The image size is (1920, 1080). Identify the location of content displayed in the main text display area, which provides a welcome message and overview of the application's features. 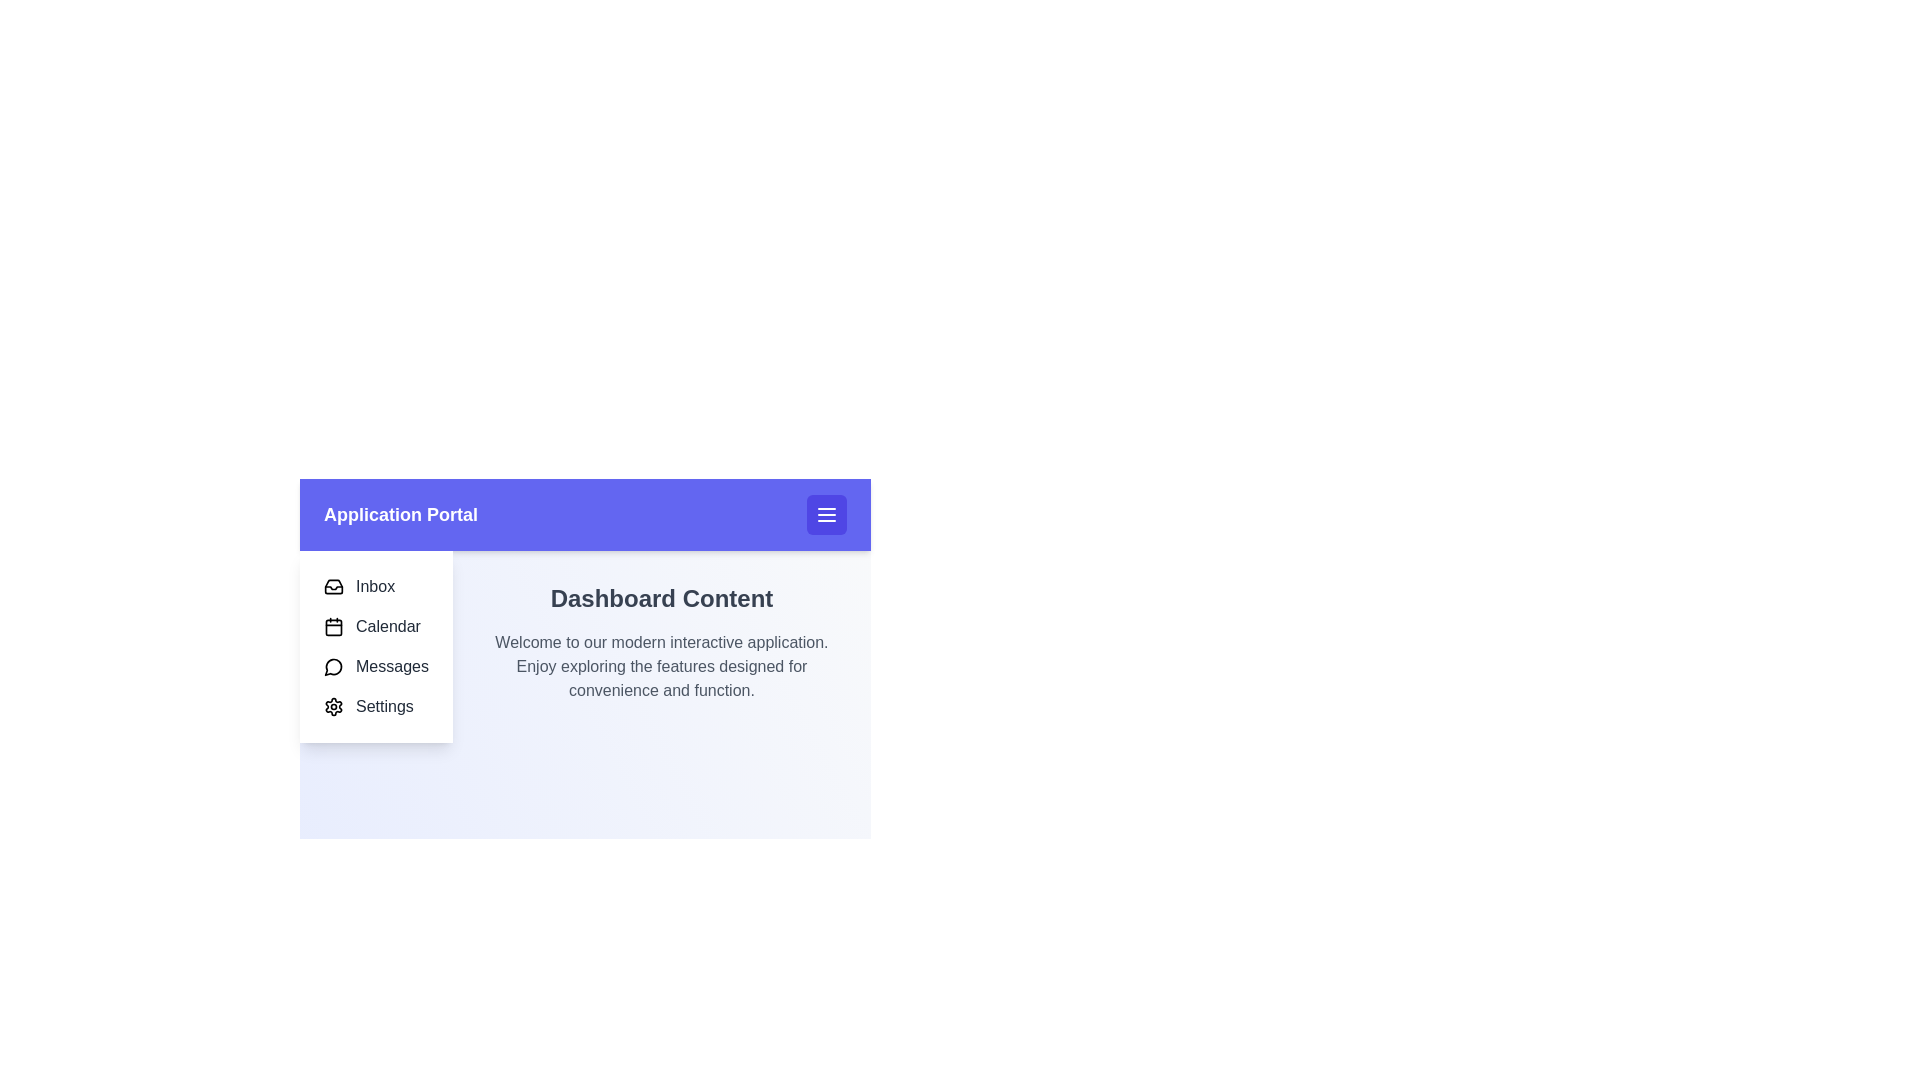
(584, 647).